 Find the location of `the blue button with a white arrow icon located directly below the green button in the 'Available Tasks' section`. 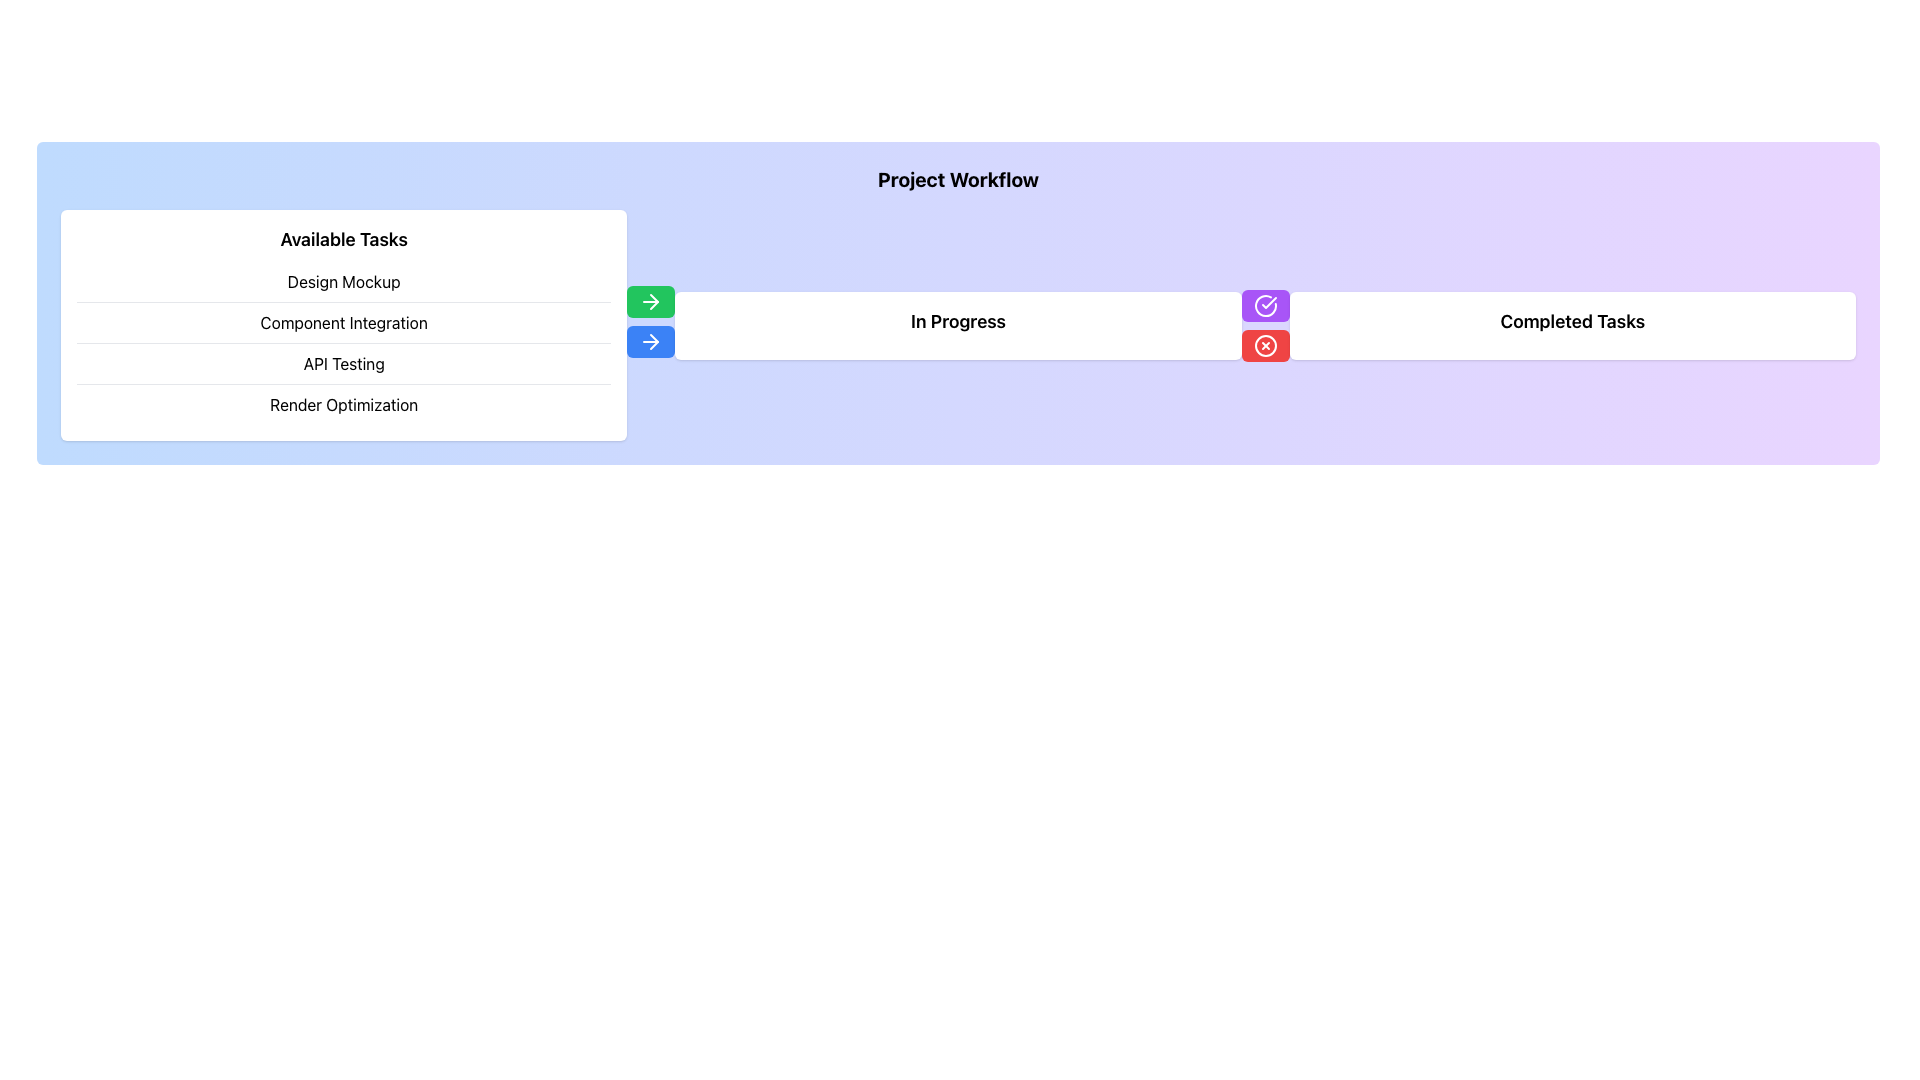

the blue button with a white arrow icon located directly below the green button in the 'Available Tasks' section is located at coordinates (651, 340).